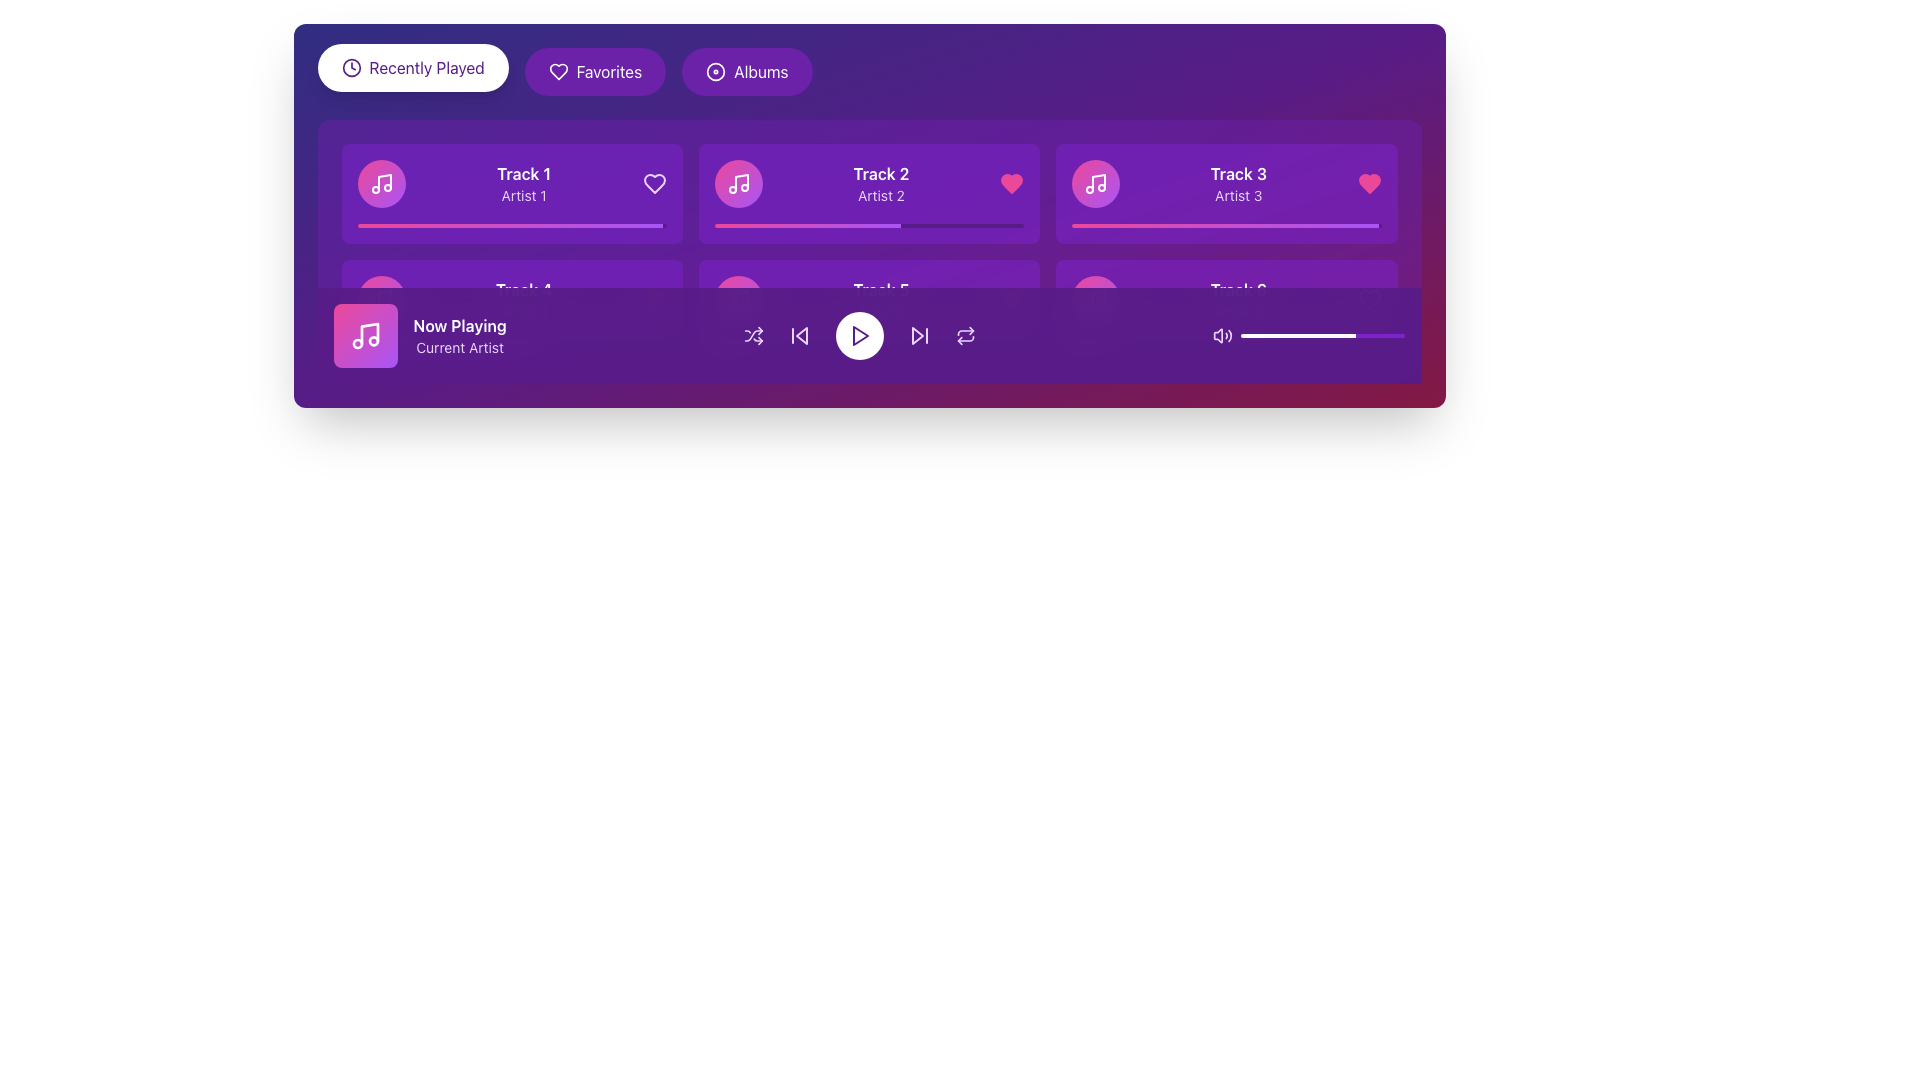  Describe the element at coordinates (512, 225) in the screenshot. I see `the progress visually on the horizontal gradient progress bar located within the card that displays 'Track 1' and 'Artist 1'` at that location.